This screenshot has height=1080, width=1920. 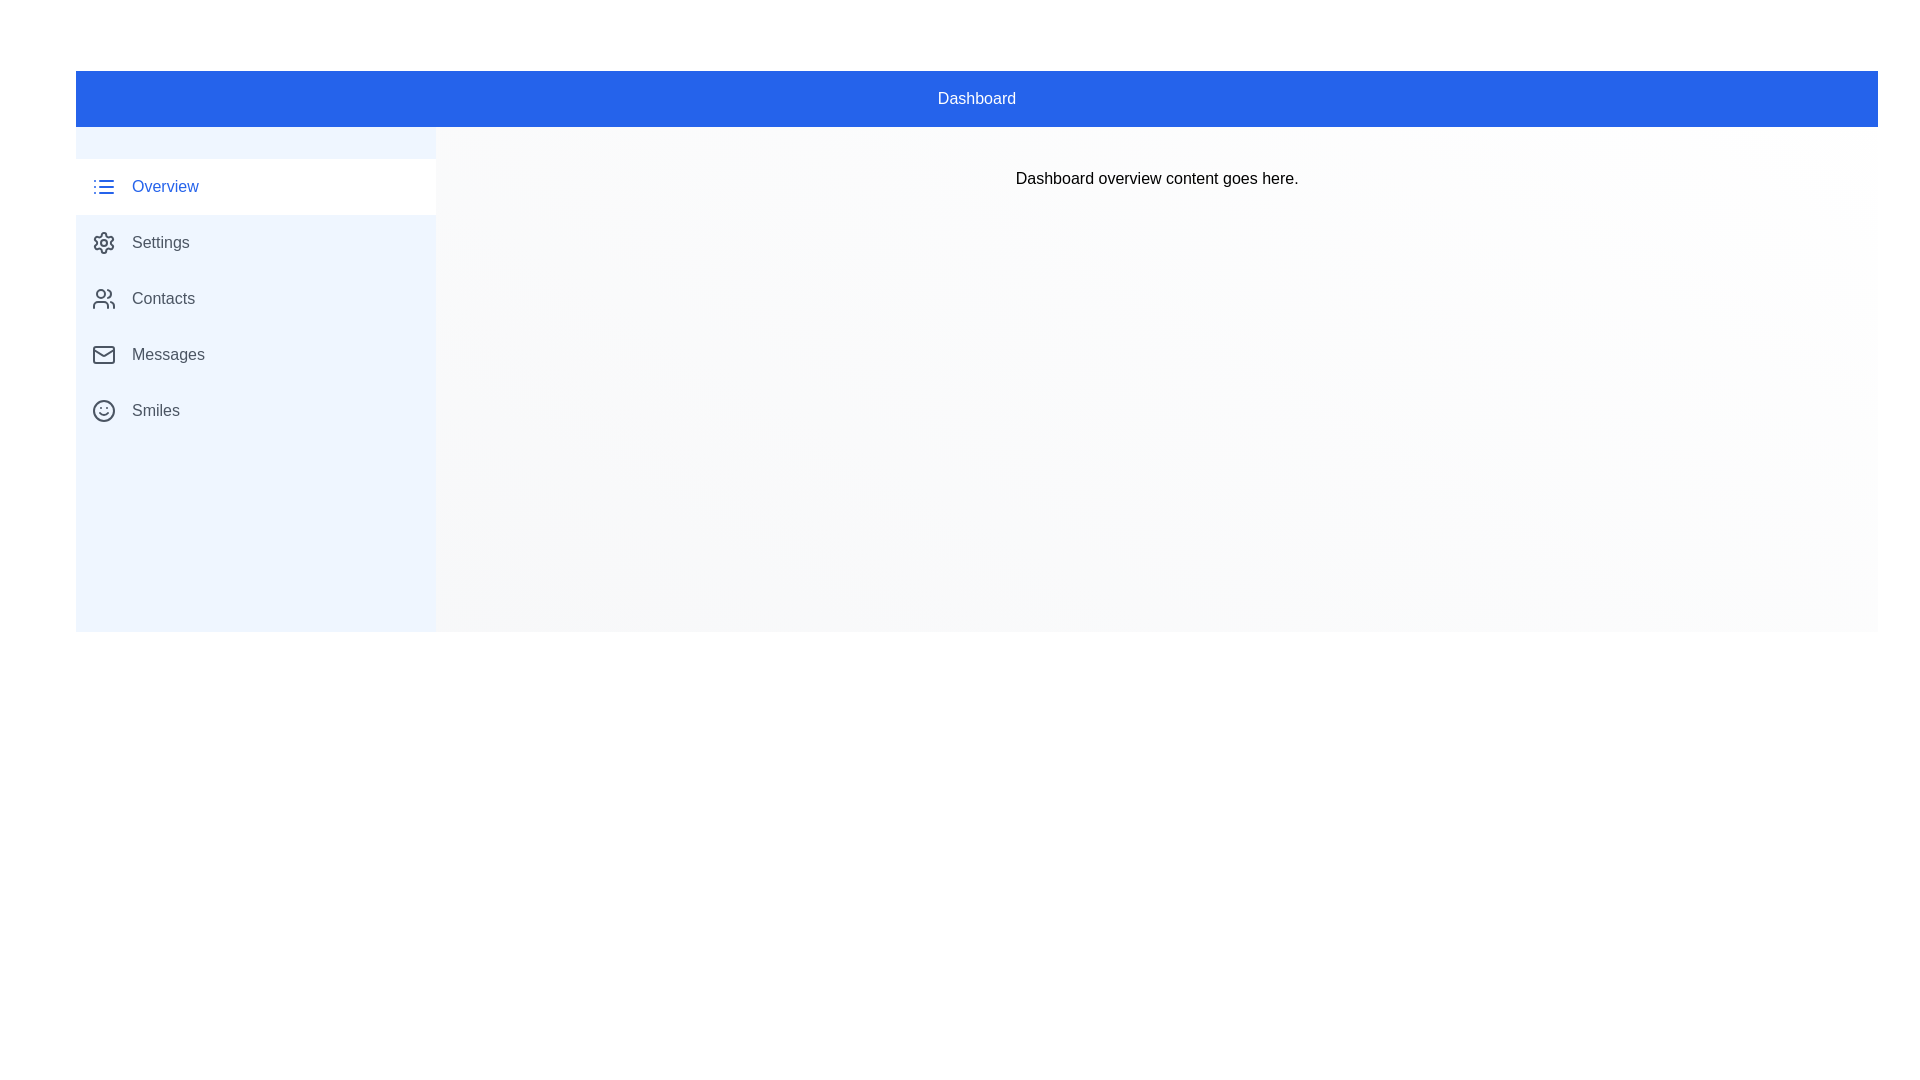 I want to click on the gear-shaped settings icon located to the left of the 'Settings' text in the sidebar navigation menu, so click(x=103, y=242).